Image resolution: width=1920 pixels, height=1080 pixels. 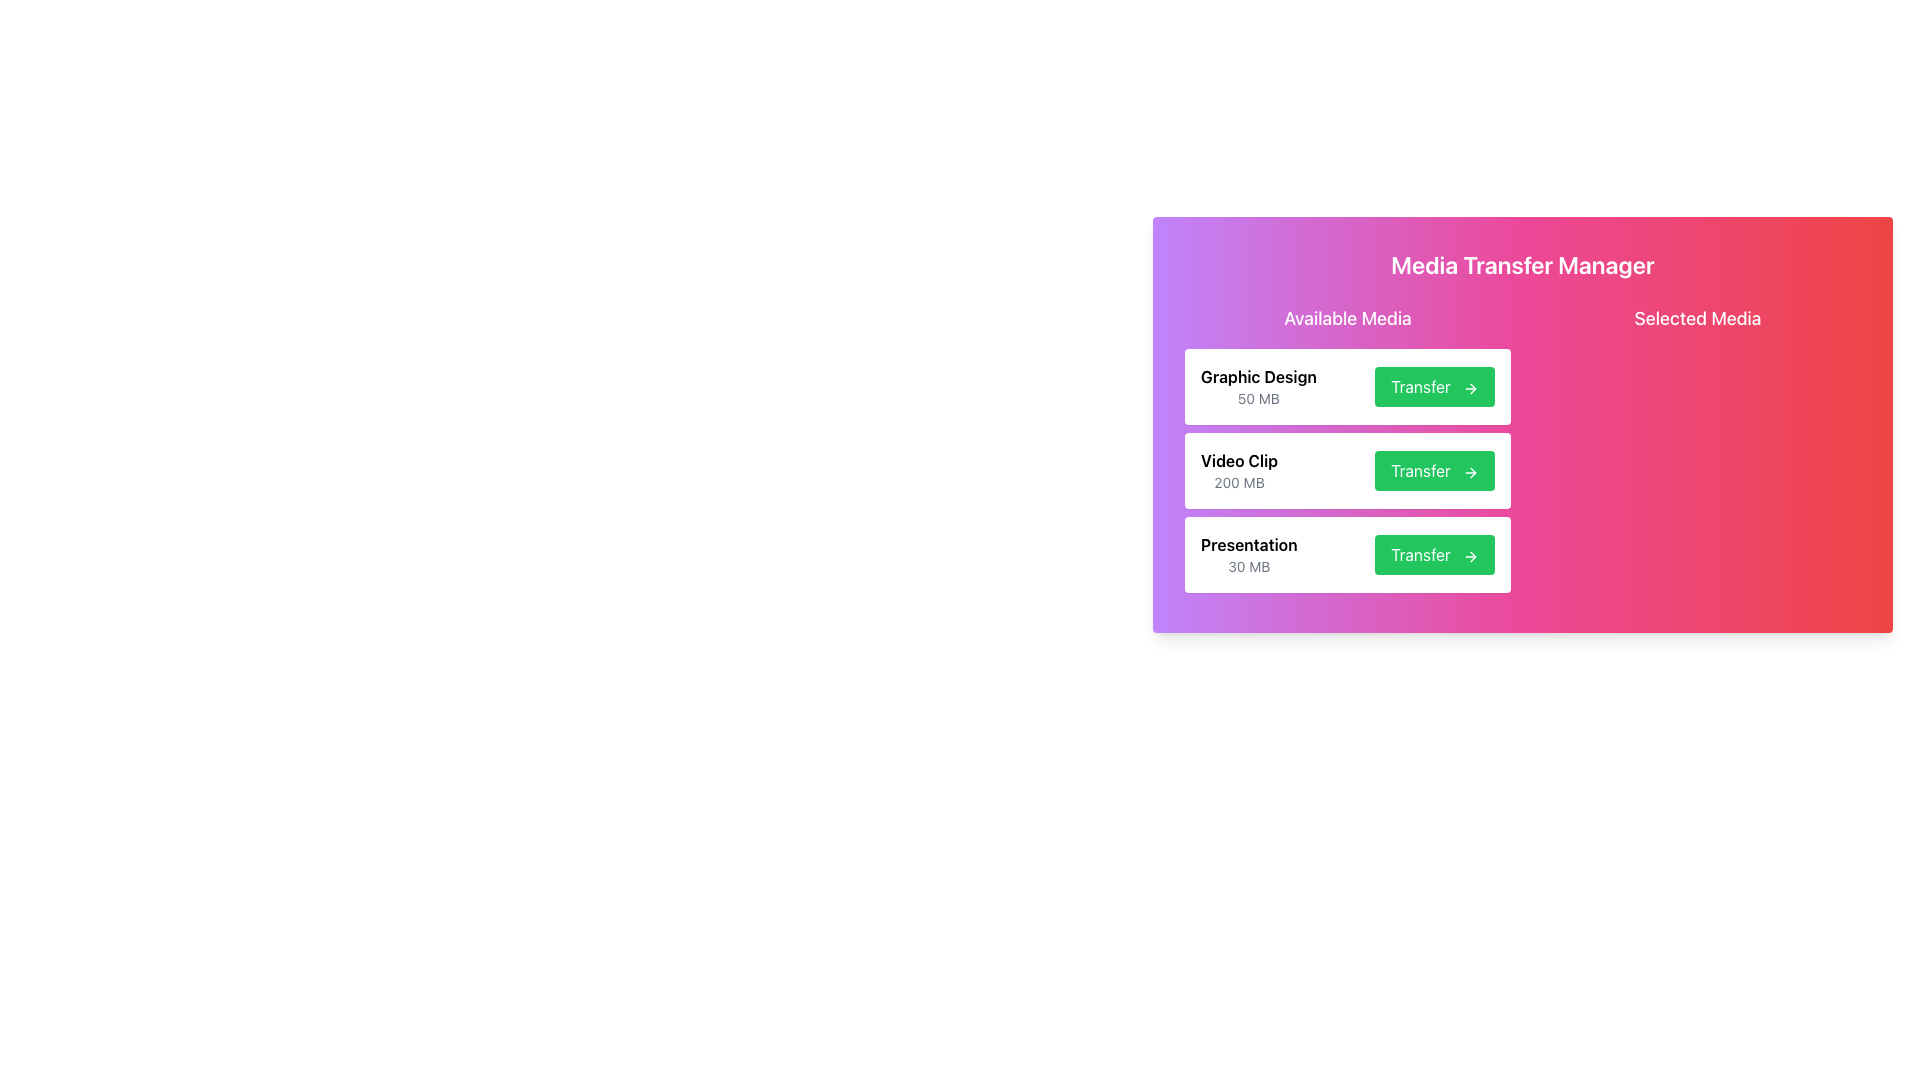 What do you see at coordinates (1248, 567) in the screenshot?
I see `the size information label of the 'Presentation' media item, which is located in the third row below the text 'Presentation'` at bounding box center [1248, 567].